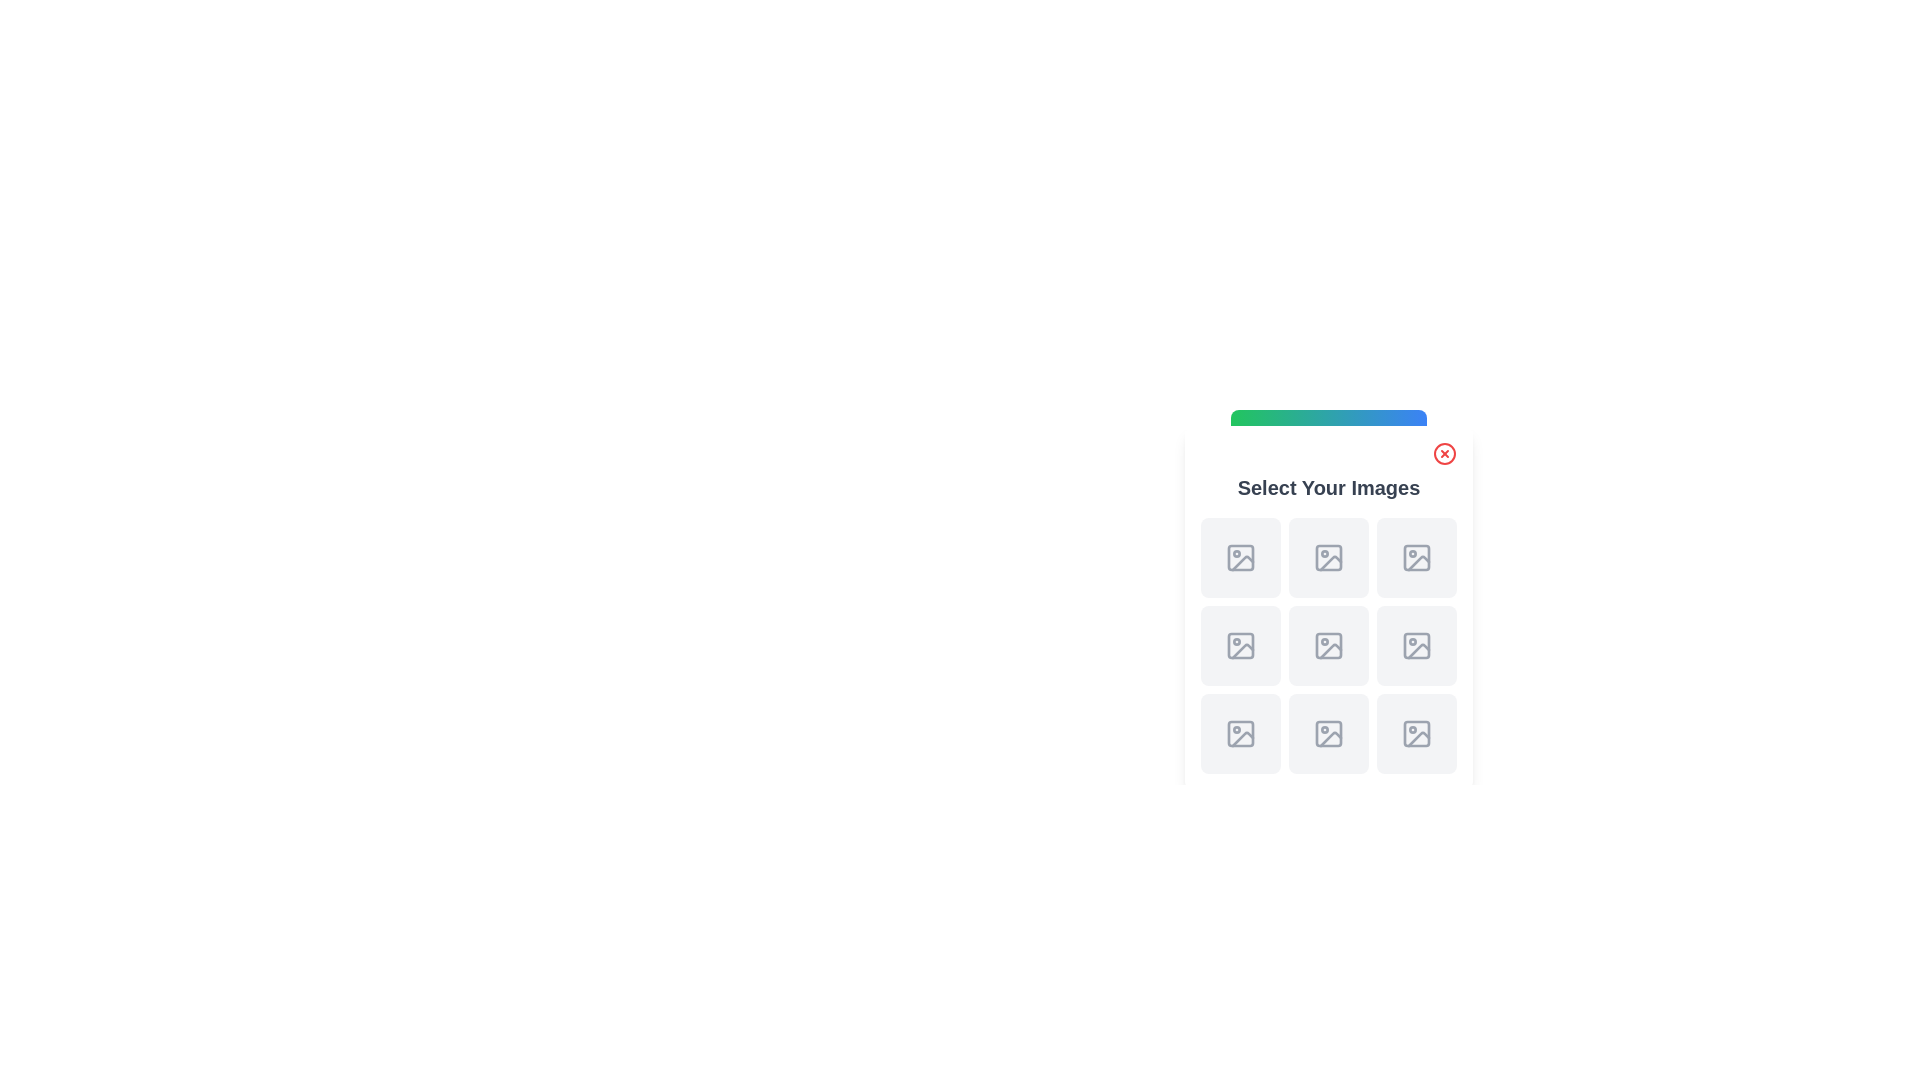 This screenshot has height=1080, width=1920. I want to click on an image from the desktop onto the square-shaped upload button with a picture frame icon located in the second row and second column of the grid, so click(1329, 645).